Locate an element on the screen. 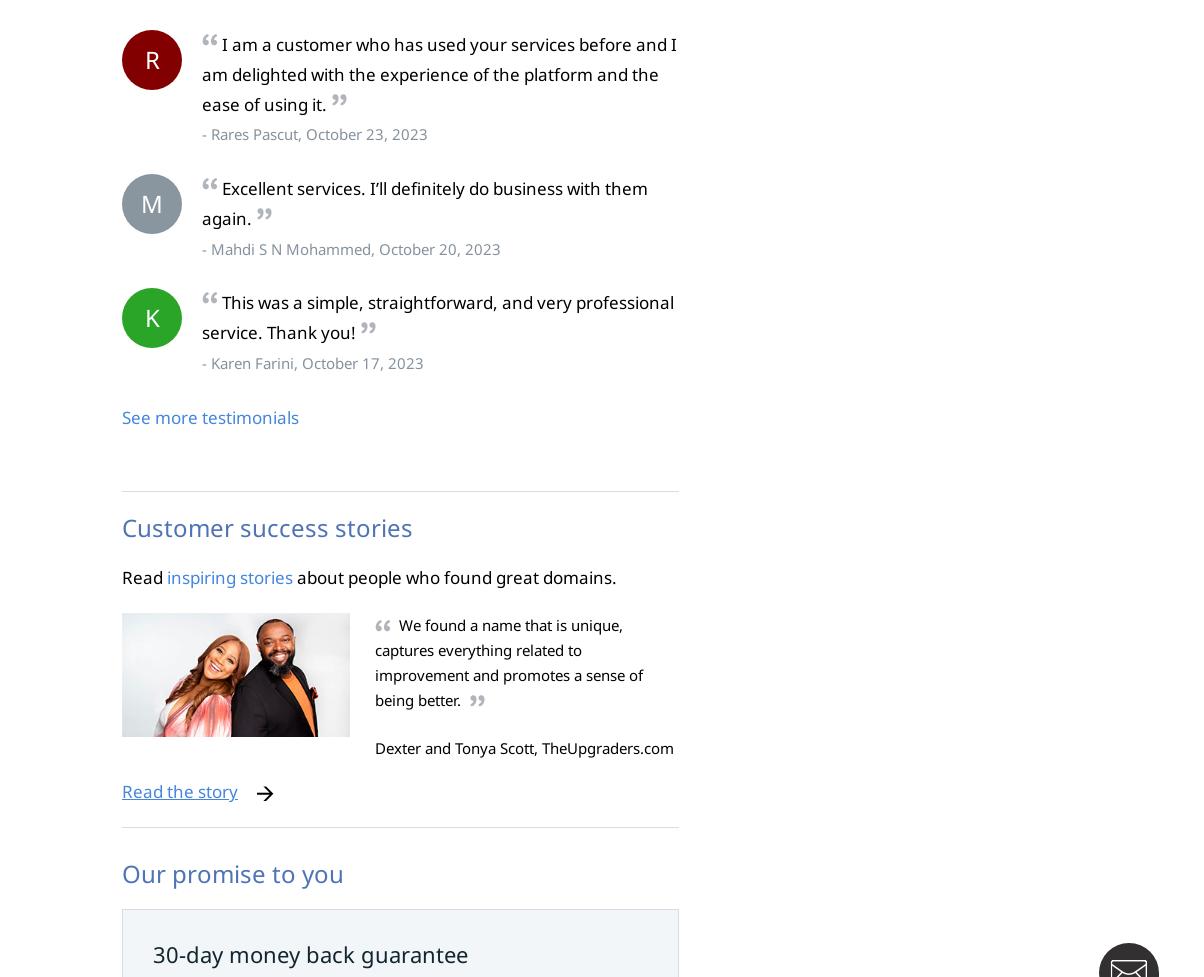 The image size is (1204, 977). '- Mahdi S N Mohammed, October 20, 2023' is located at coordinates (351, 246).